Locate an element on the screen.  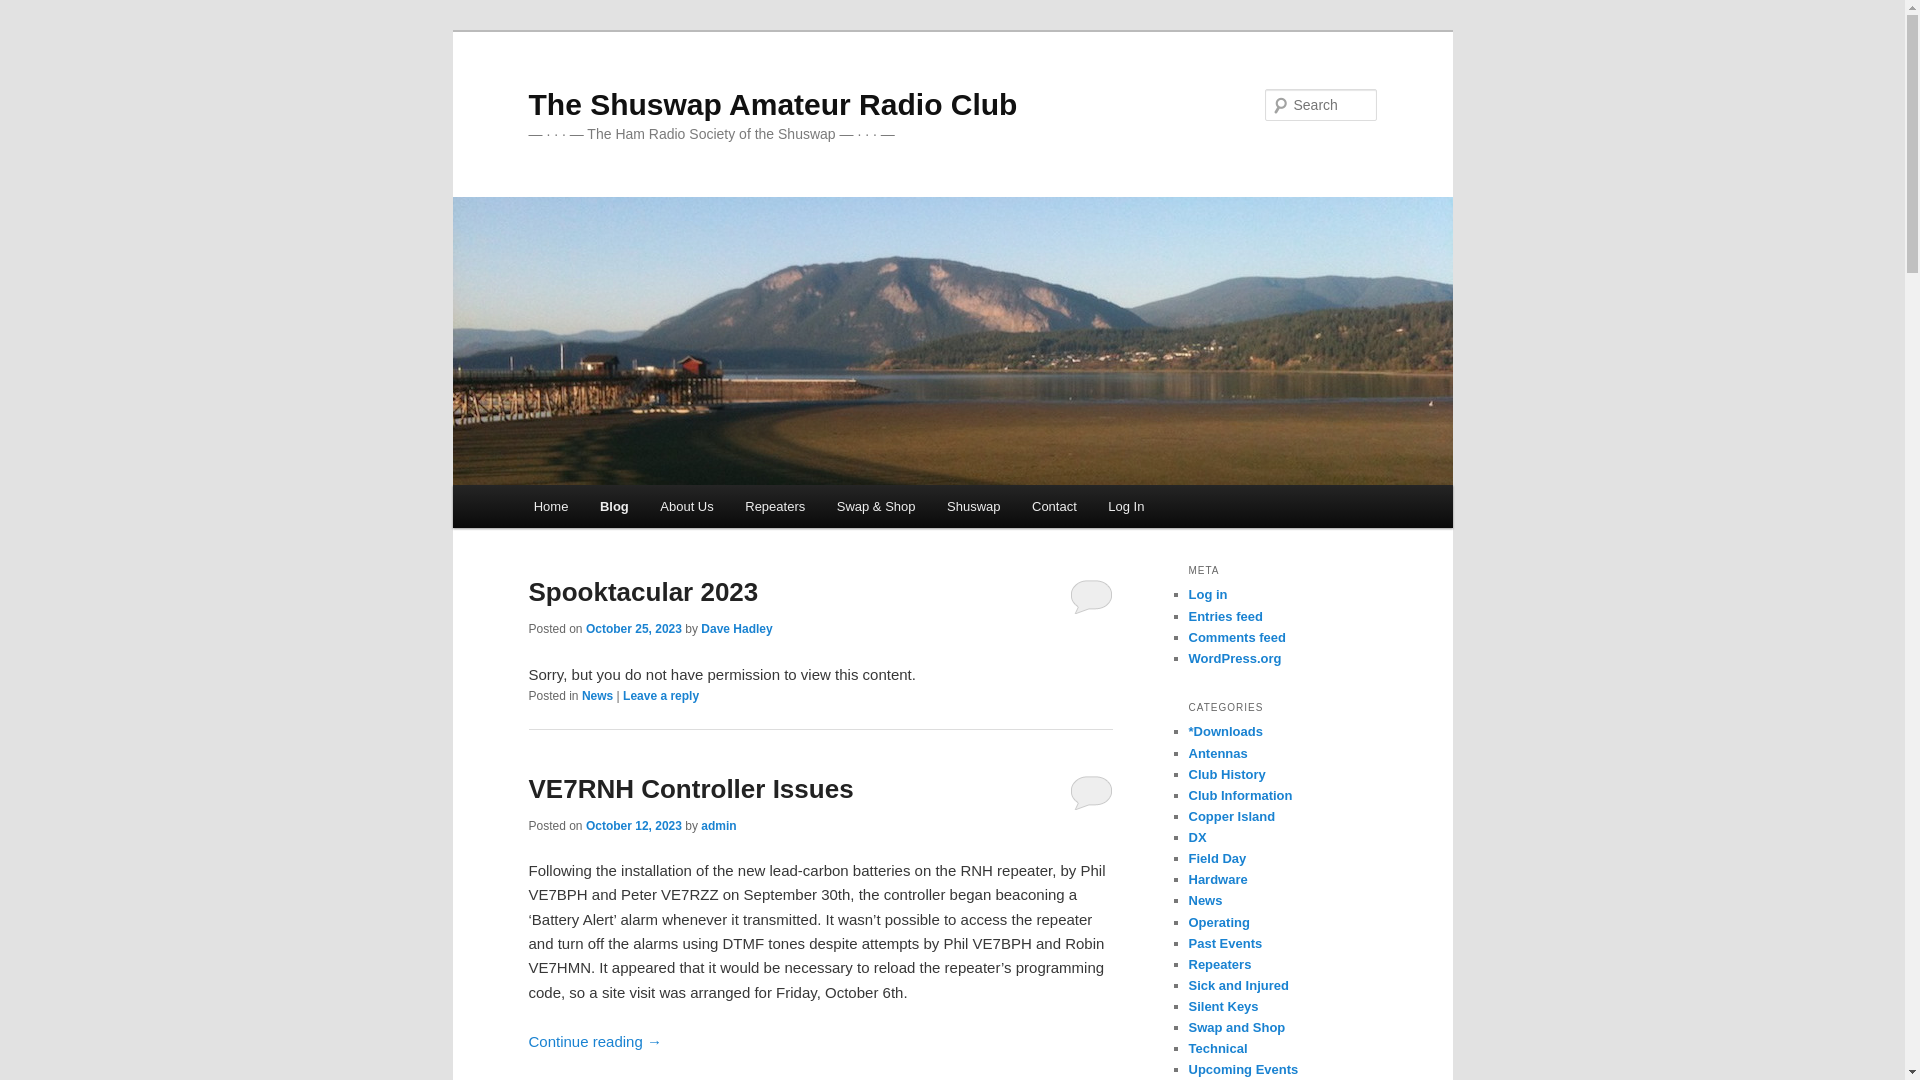
'Log in' is located at coordinates (1206, 593).